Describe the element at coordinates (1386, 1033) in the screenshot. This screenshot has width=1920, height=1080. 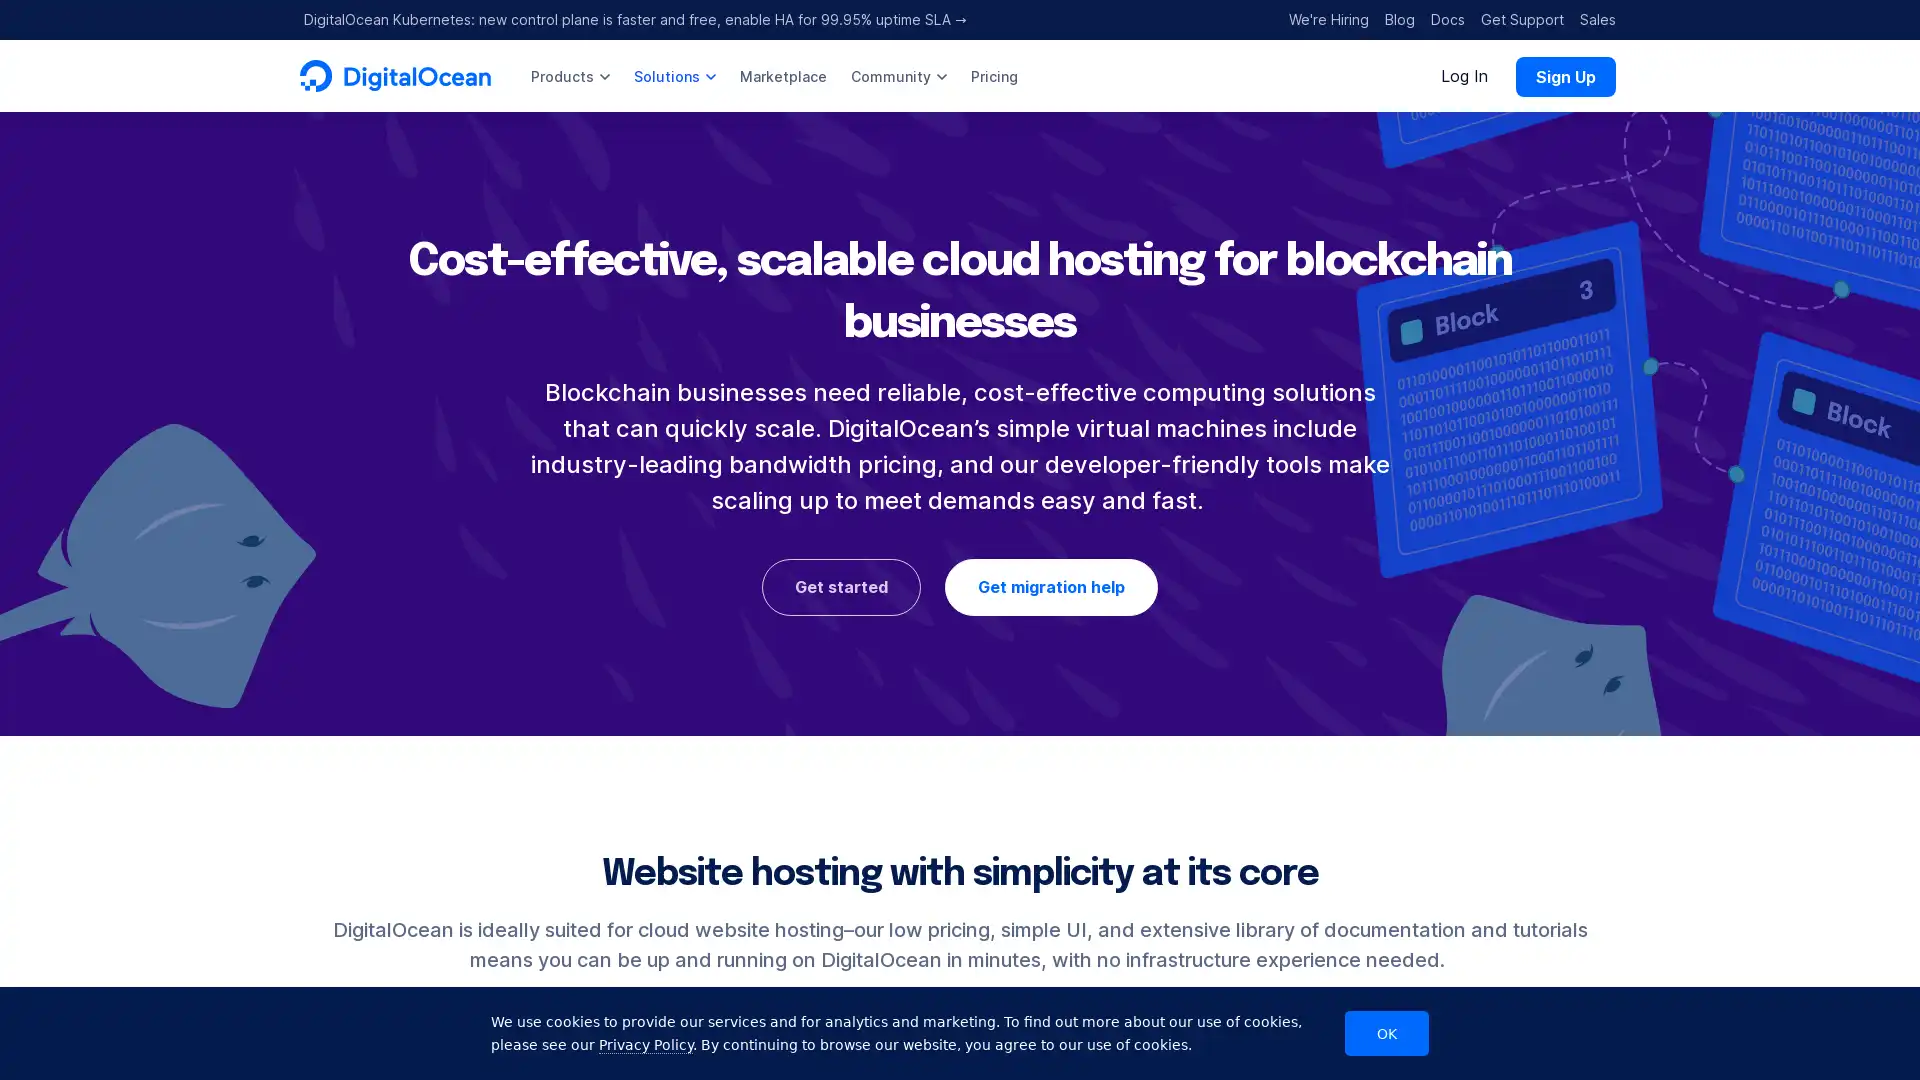
I see `OK` at that location.